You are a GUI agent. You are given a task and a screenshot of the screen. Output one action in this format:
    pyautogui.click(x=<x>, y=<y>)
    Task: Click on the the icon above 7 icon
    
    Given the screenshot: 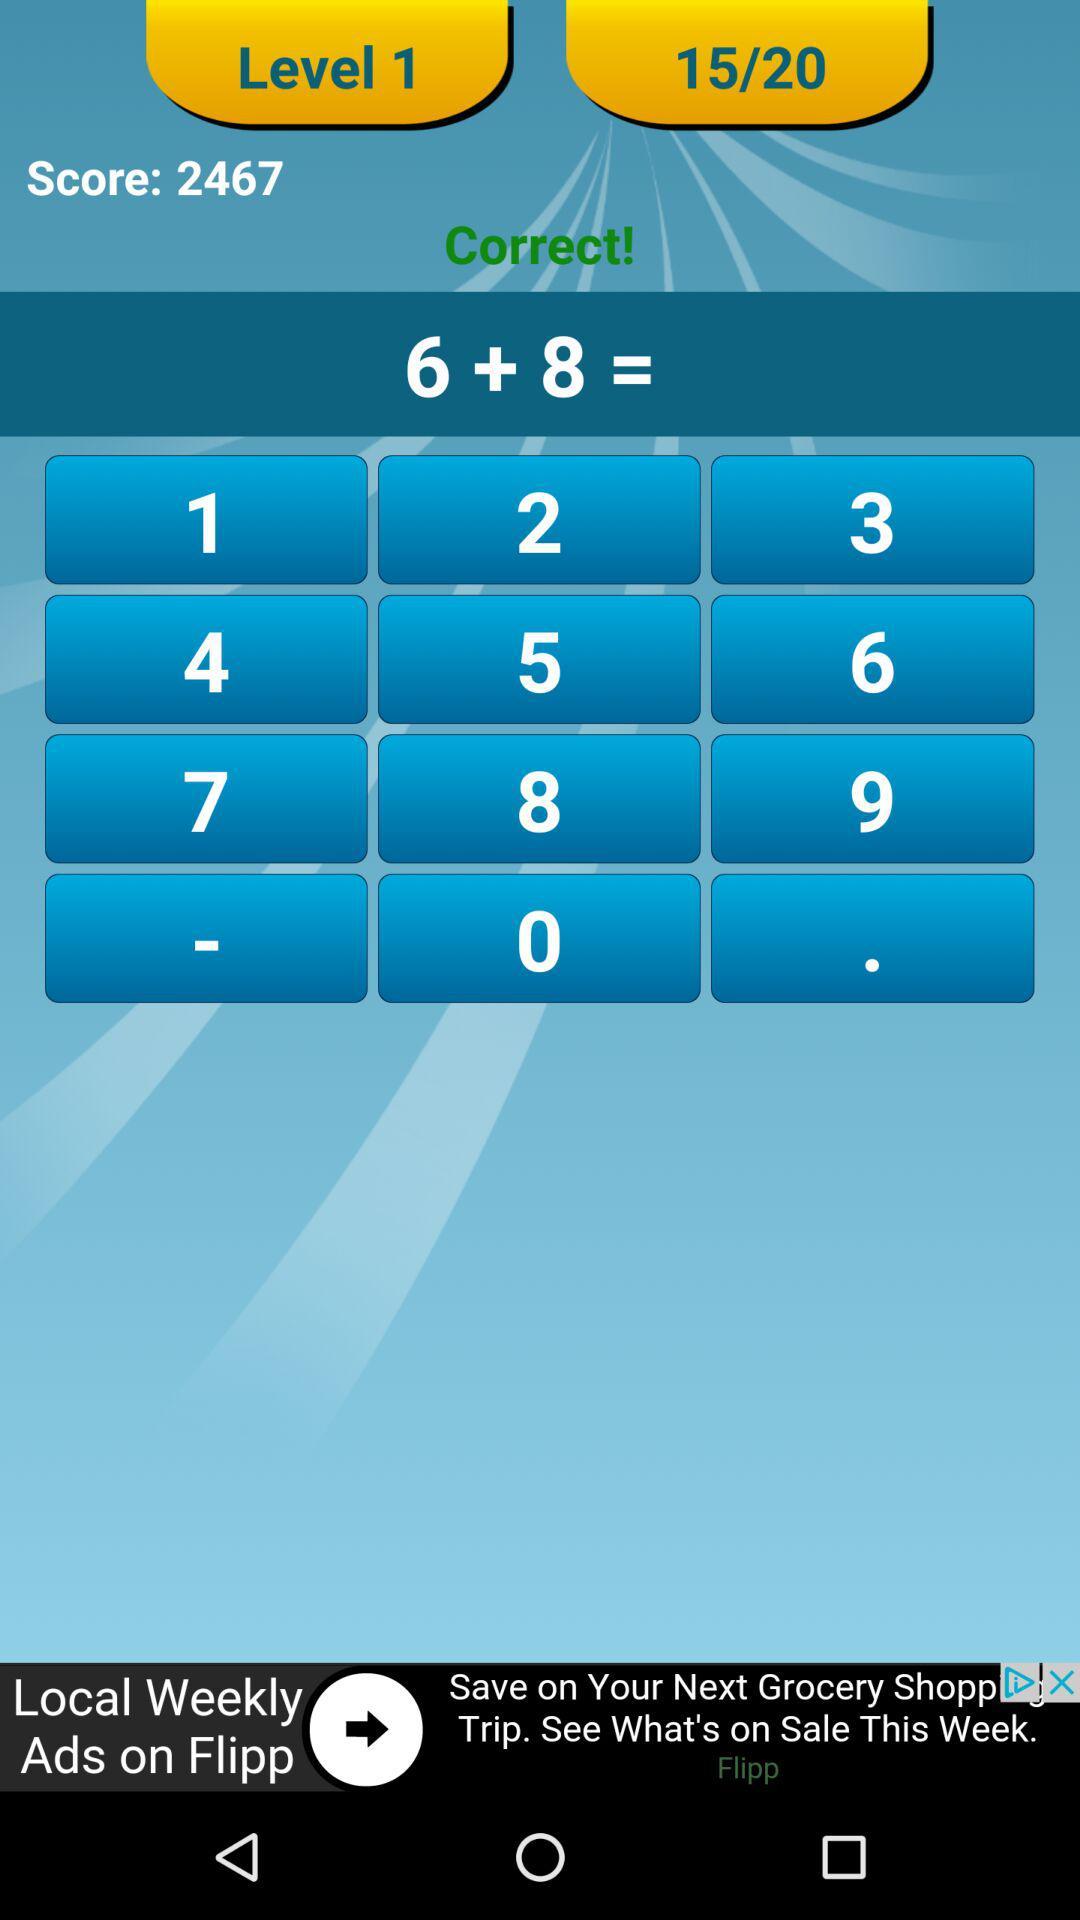 What is the action you would take?
    pyautogui.click(x=538, y=659)
    